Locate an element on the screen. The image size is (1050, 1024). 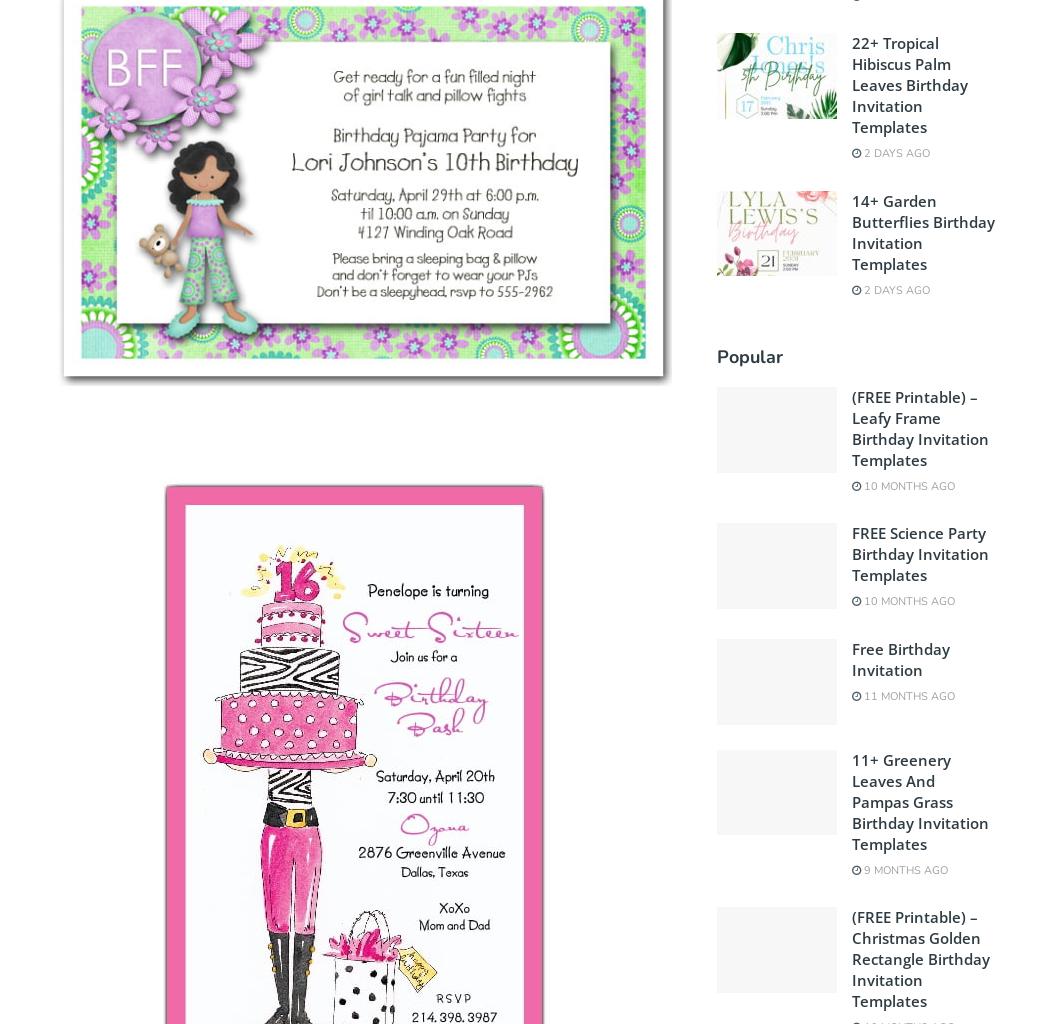
'14+ Garden Butterflies Birthday Invitation Templates' is located at coordinates (922, 230).